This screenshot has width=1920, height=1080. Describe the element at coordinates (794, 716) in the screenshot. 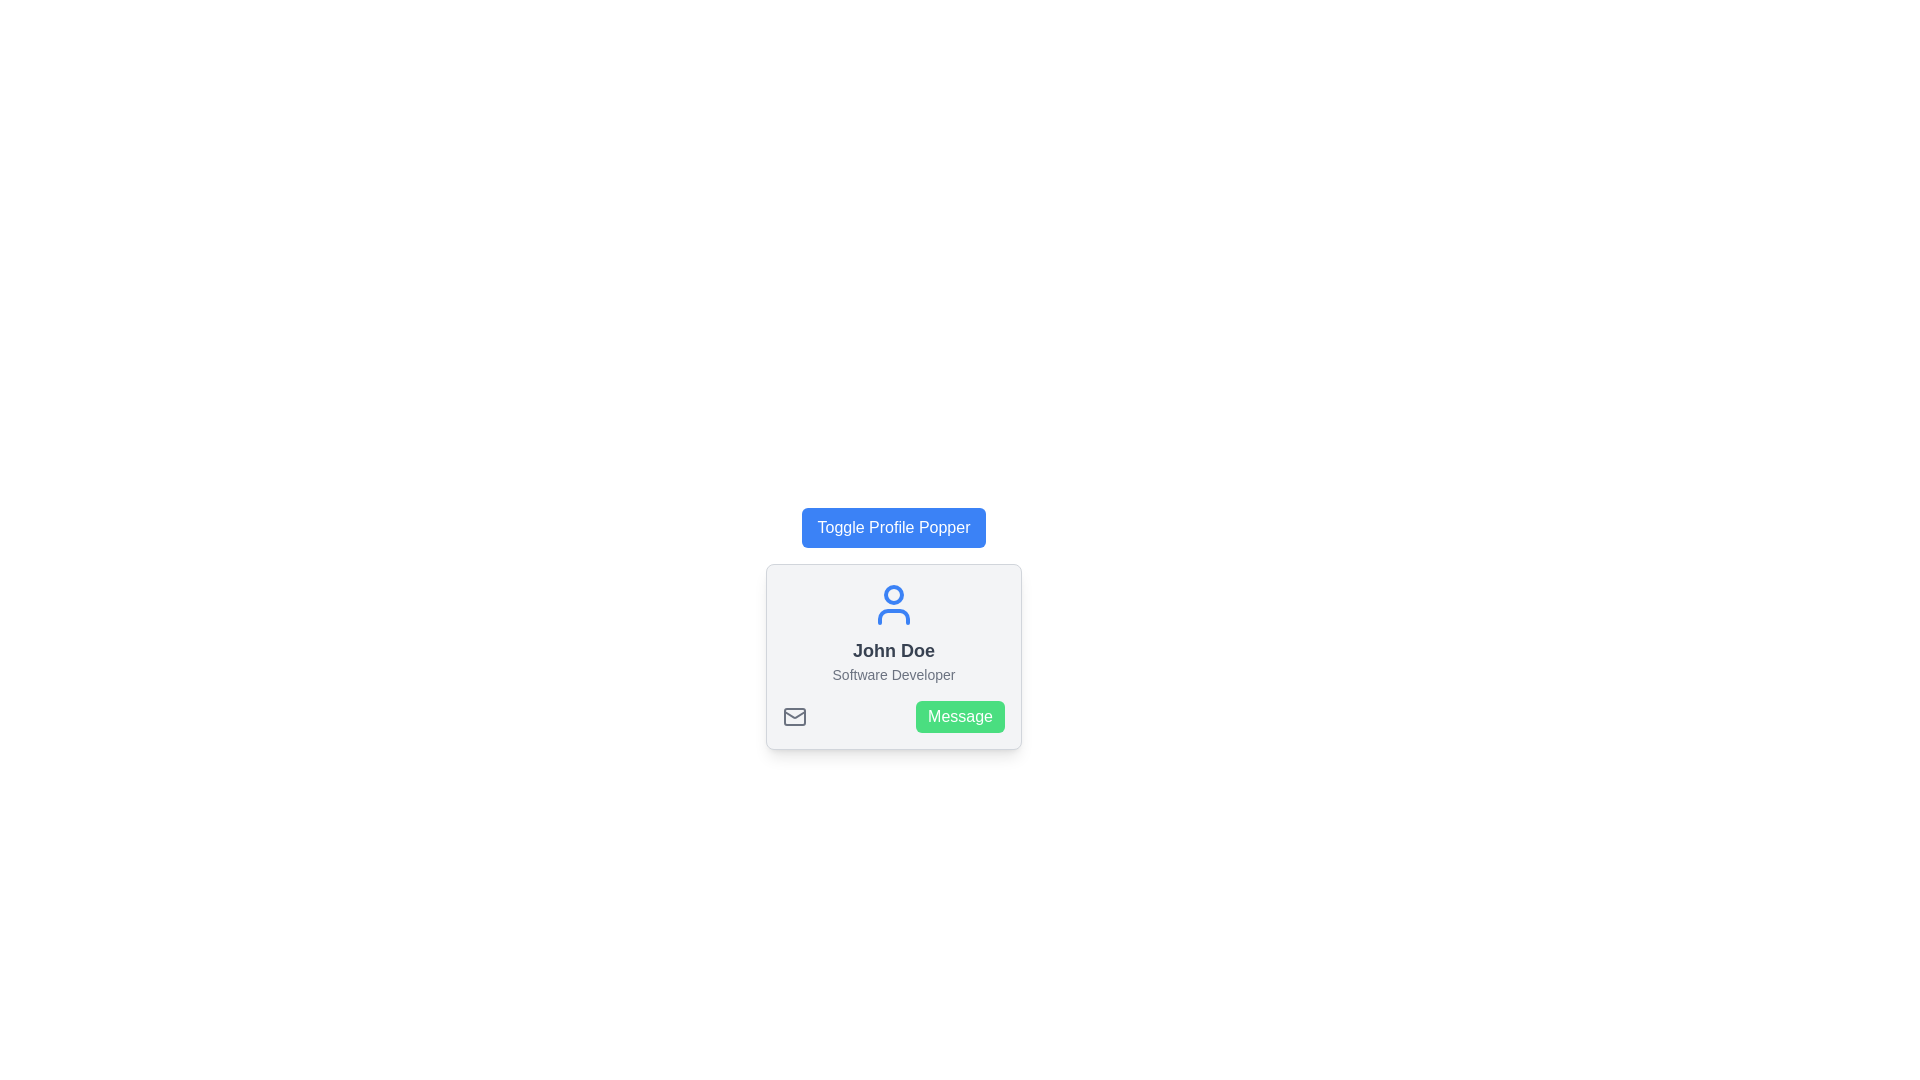

I see `the message indicator icon located at the bottom-left corner of the user profile card, adjacent to the 'Message' button` at that location.